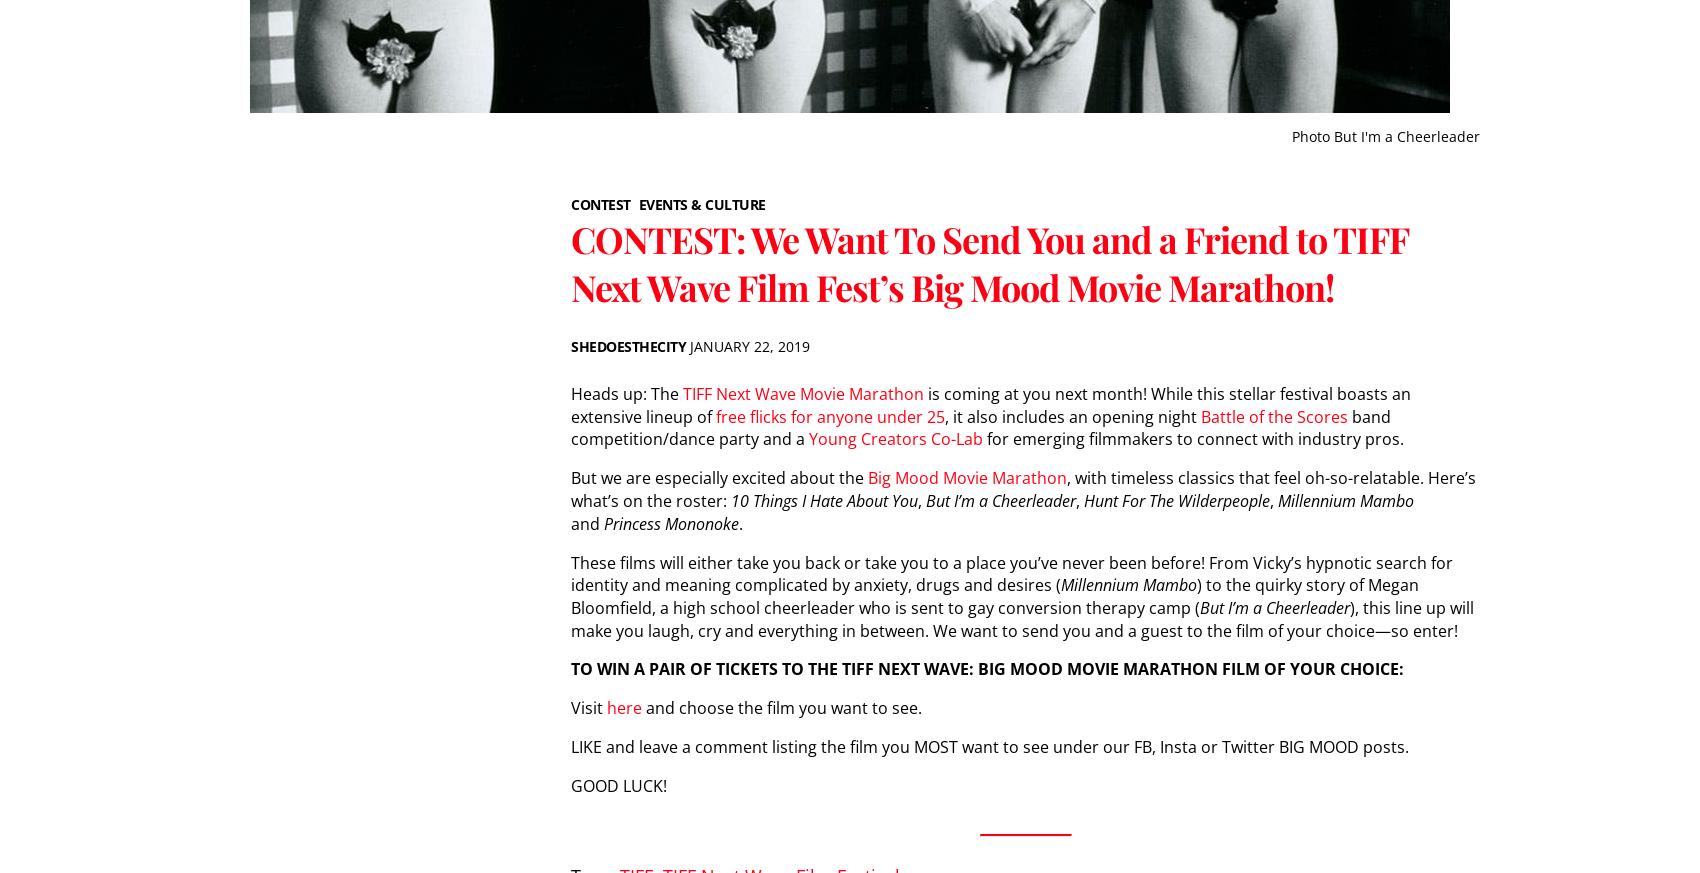 The image size is (1700, 873). What do you see at coordinates (986, 668) in the screenshot?
I see `'TO WIN A PAIR OF TICKETS TO THE TIFF NEXT WAVE: BIG MOOD MOVIE MARATHON FILM OF YOUR CHOICE:'` at bounding box center [986, 668].